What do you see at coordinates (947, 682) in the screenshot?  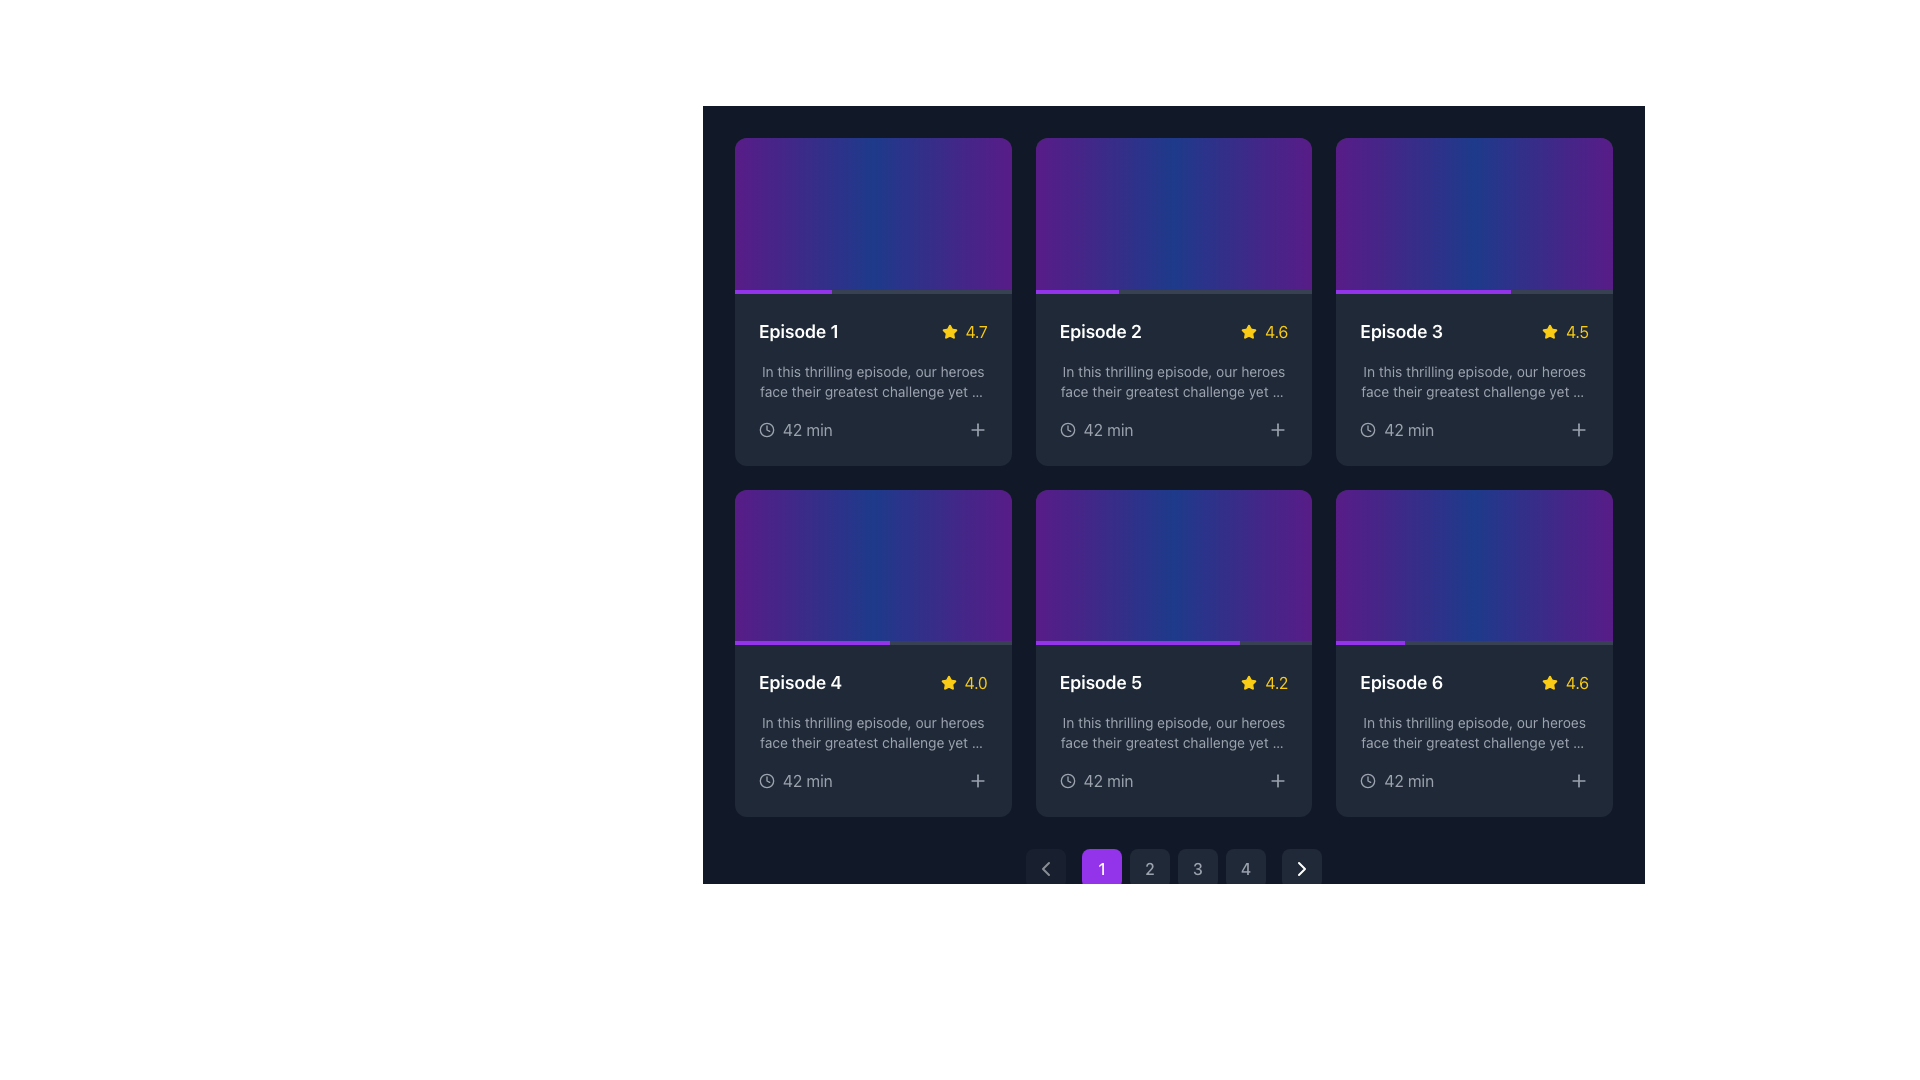 I see `the yellow hollow star icon located to the left of the rating text '4.0' for 'Episode 4'` at bounding box center [947, 682].